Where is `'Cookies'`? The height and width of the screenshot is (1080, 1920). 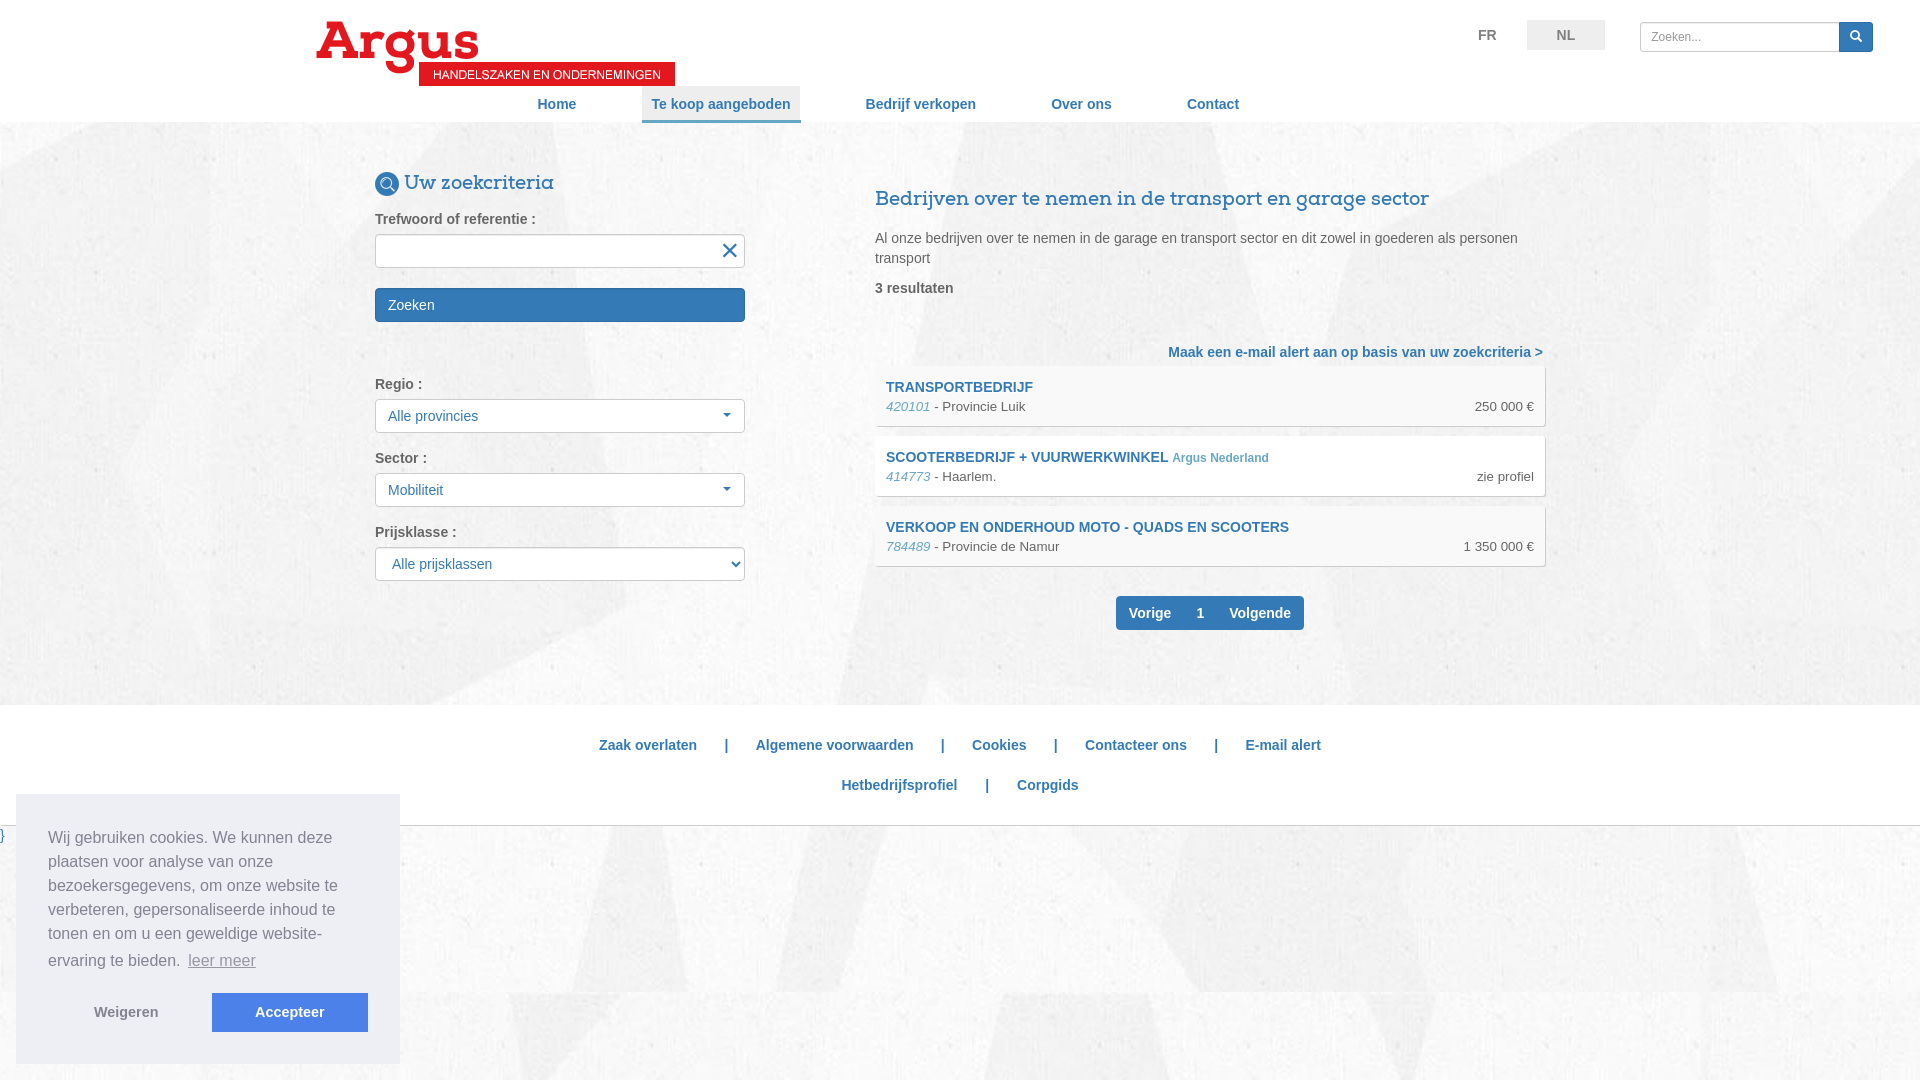
'Cookies' is located at coordinates (998, 744).